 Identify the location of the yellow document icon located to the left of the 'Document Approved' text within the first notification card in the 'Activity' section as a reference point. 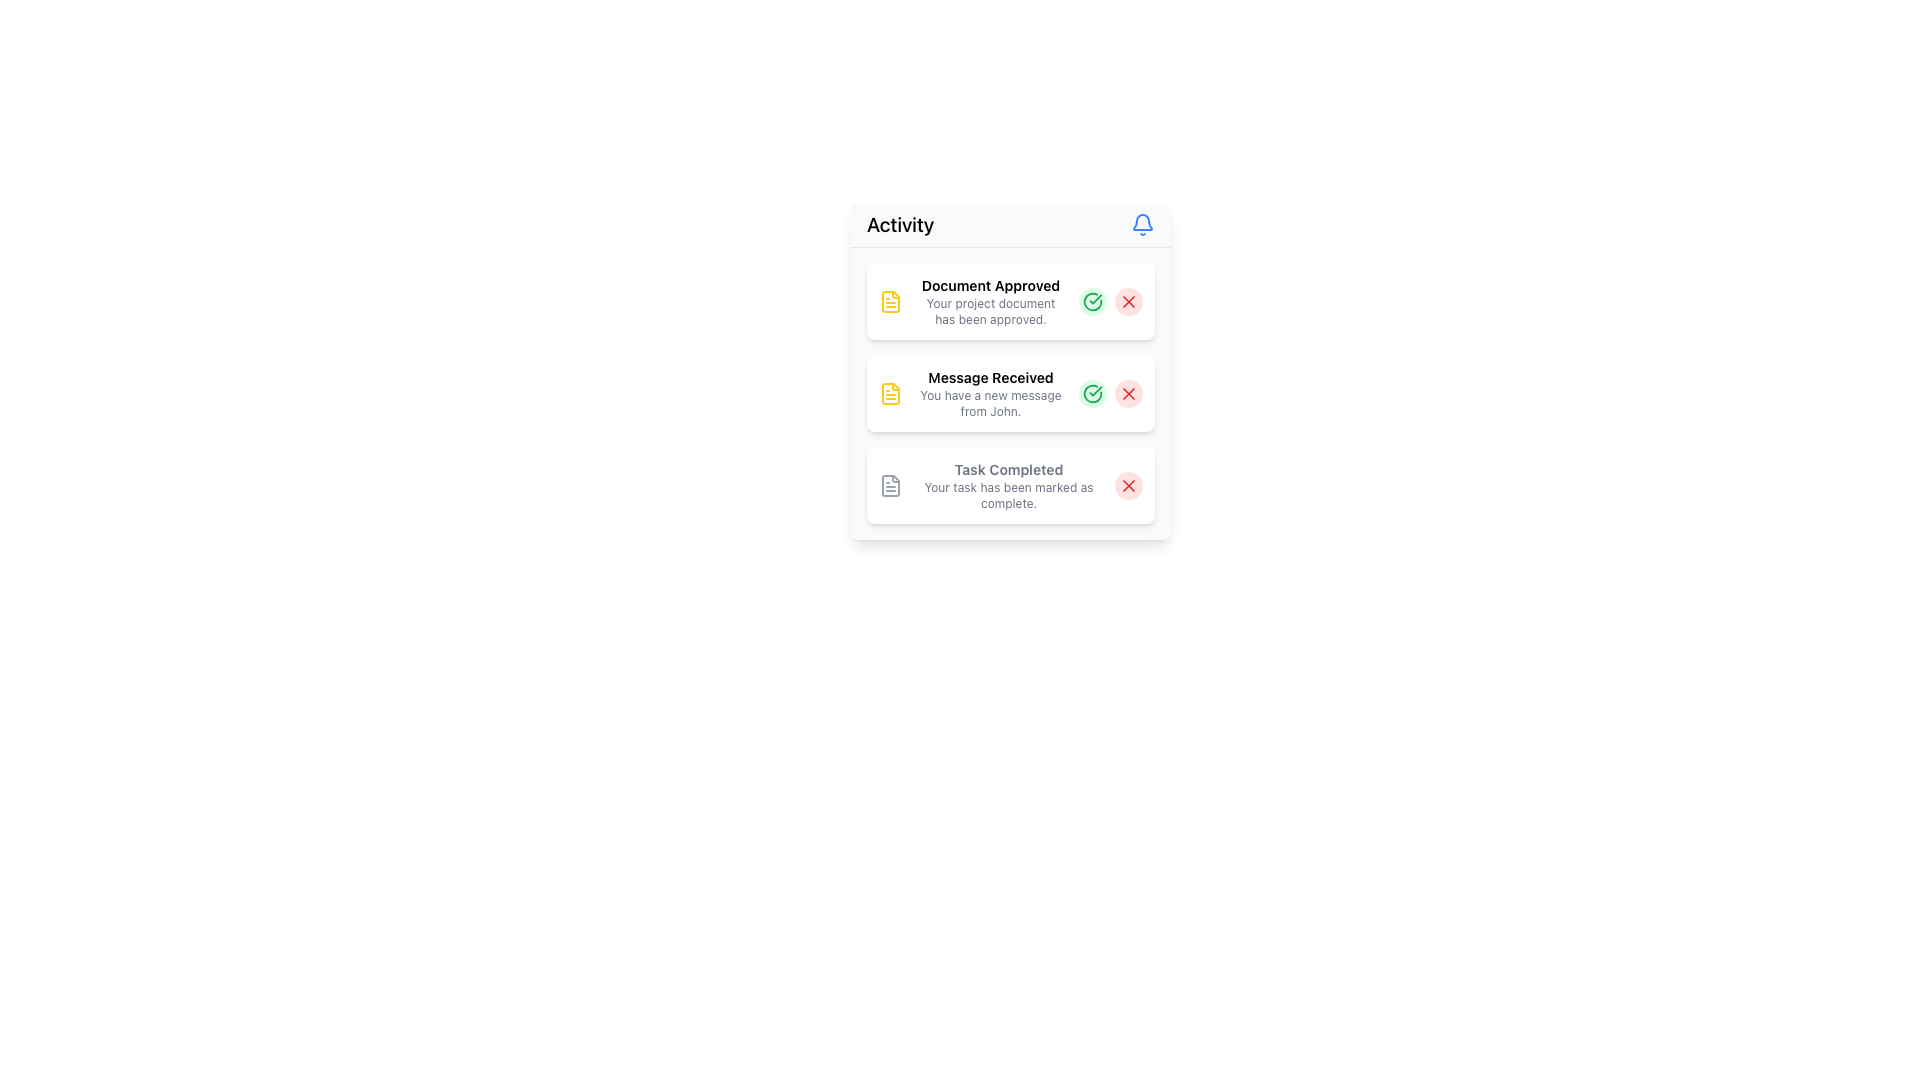
(890, 301).